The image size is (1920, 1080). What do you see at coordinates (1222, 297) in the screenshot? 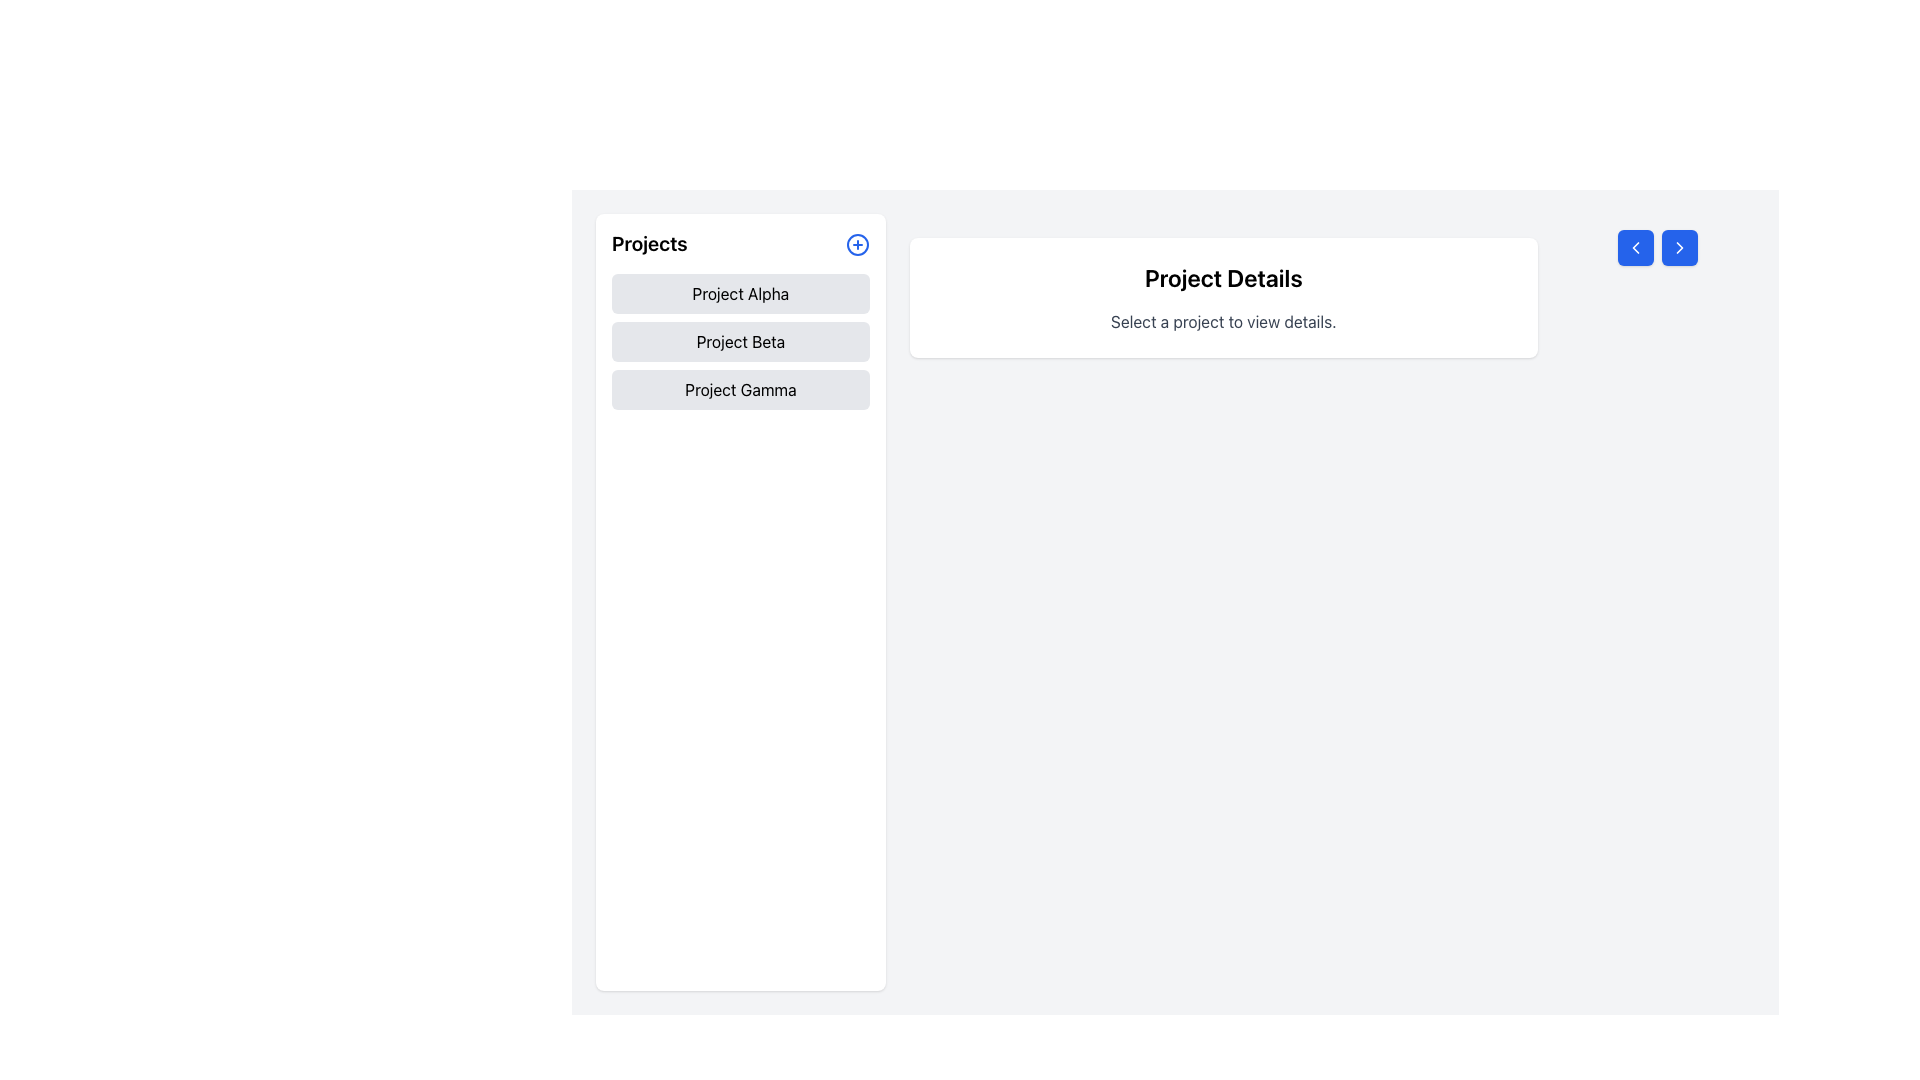
I see `static text display component labeled 'Project Details', which provides a header and brief instructions for selecting a project` at bounding box center [1222, 297].